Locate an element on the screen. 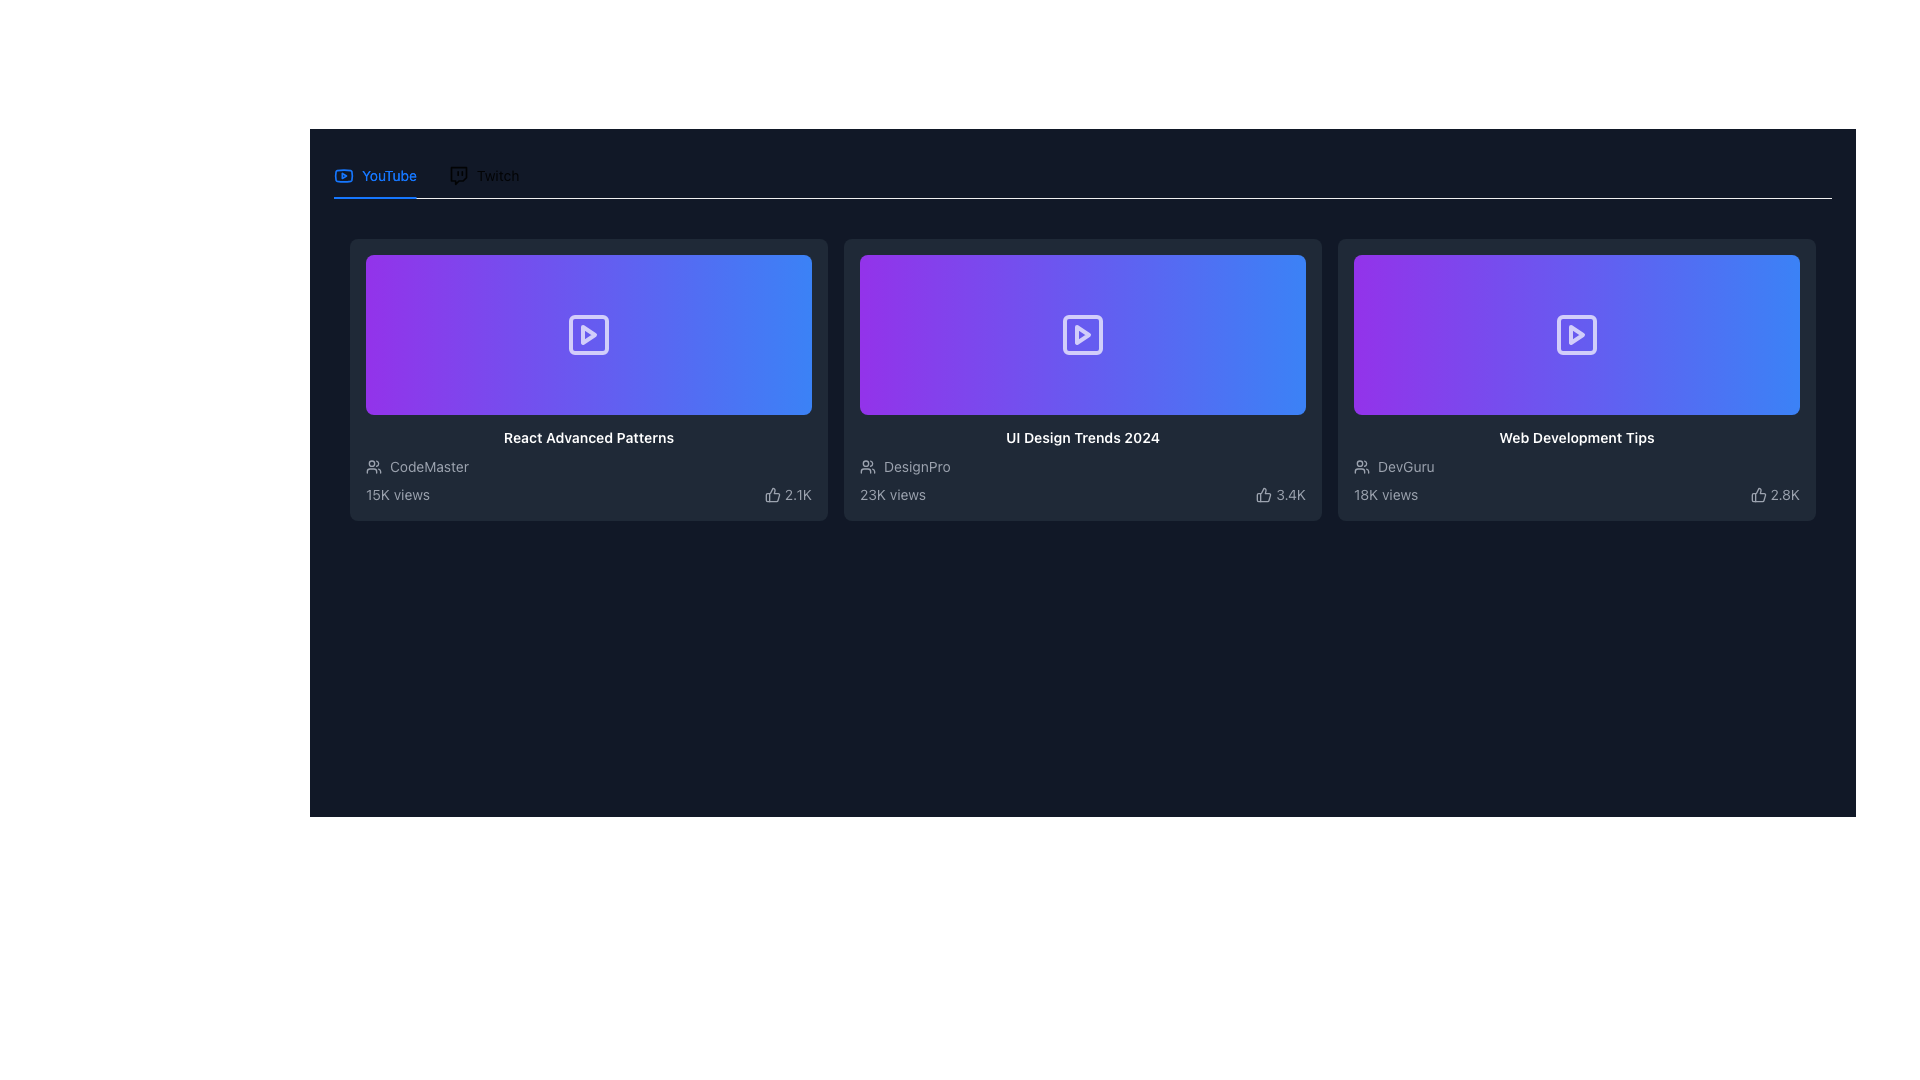 The width and height of the screenshot is (1920, 1080). the media playback indicator in the middle column of the three-column grid row to play the associated content for 'UI Design Trends 2024.' is located at coordinates (1082, 334).